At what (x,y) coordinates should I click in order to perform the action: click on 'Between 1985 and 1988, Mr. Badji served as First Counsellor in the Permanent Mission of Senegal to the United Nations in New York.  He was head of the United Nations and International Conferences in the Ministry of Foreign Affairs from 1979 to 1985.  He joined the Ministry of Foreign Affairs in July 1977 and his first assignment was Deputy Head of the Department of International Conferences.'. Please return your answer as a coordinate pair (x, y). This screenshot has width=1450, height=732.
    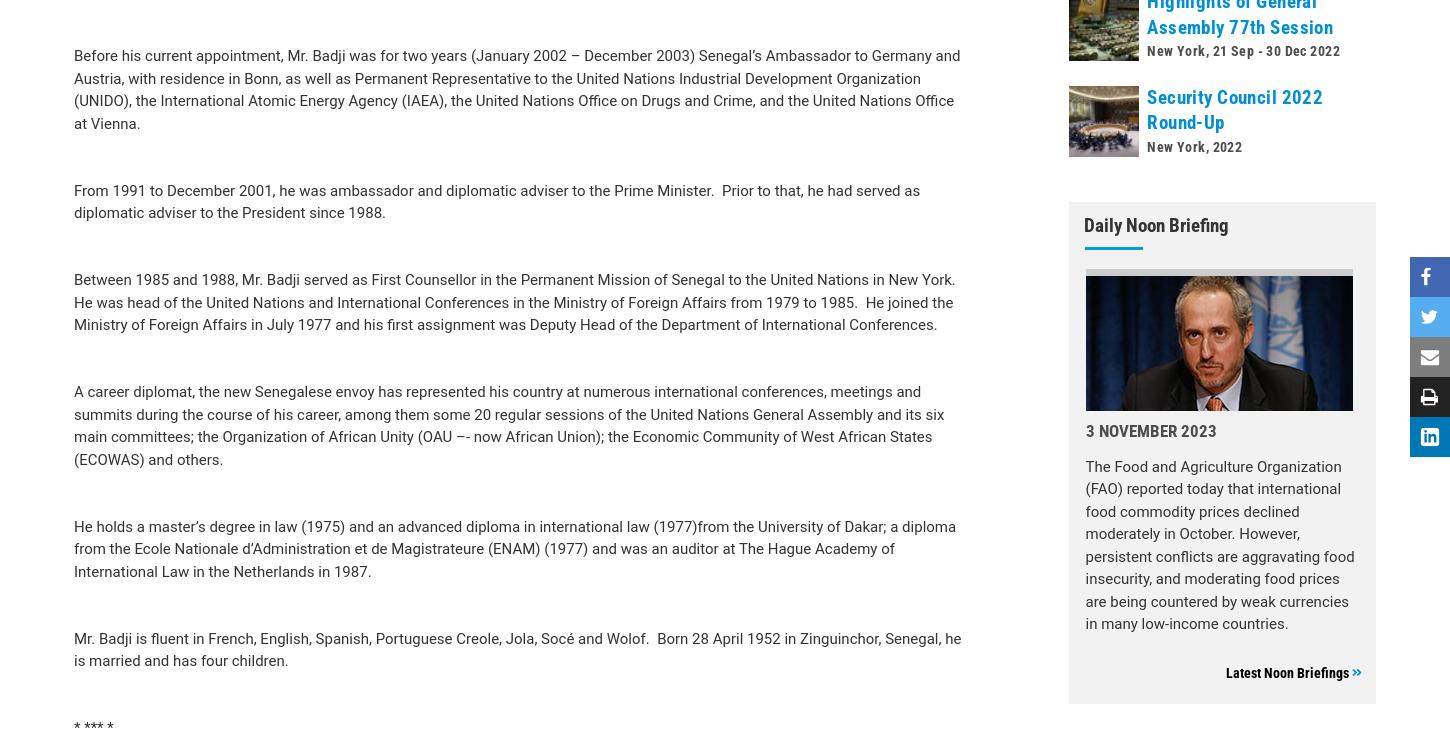
    Looking at the image, I should click on (73, 113).